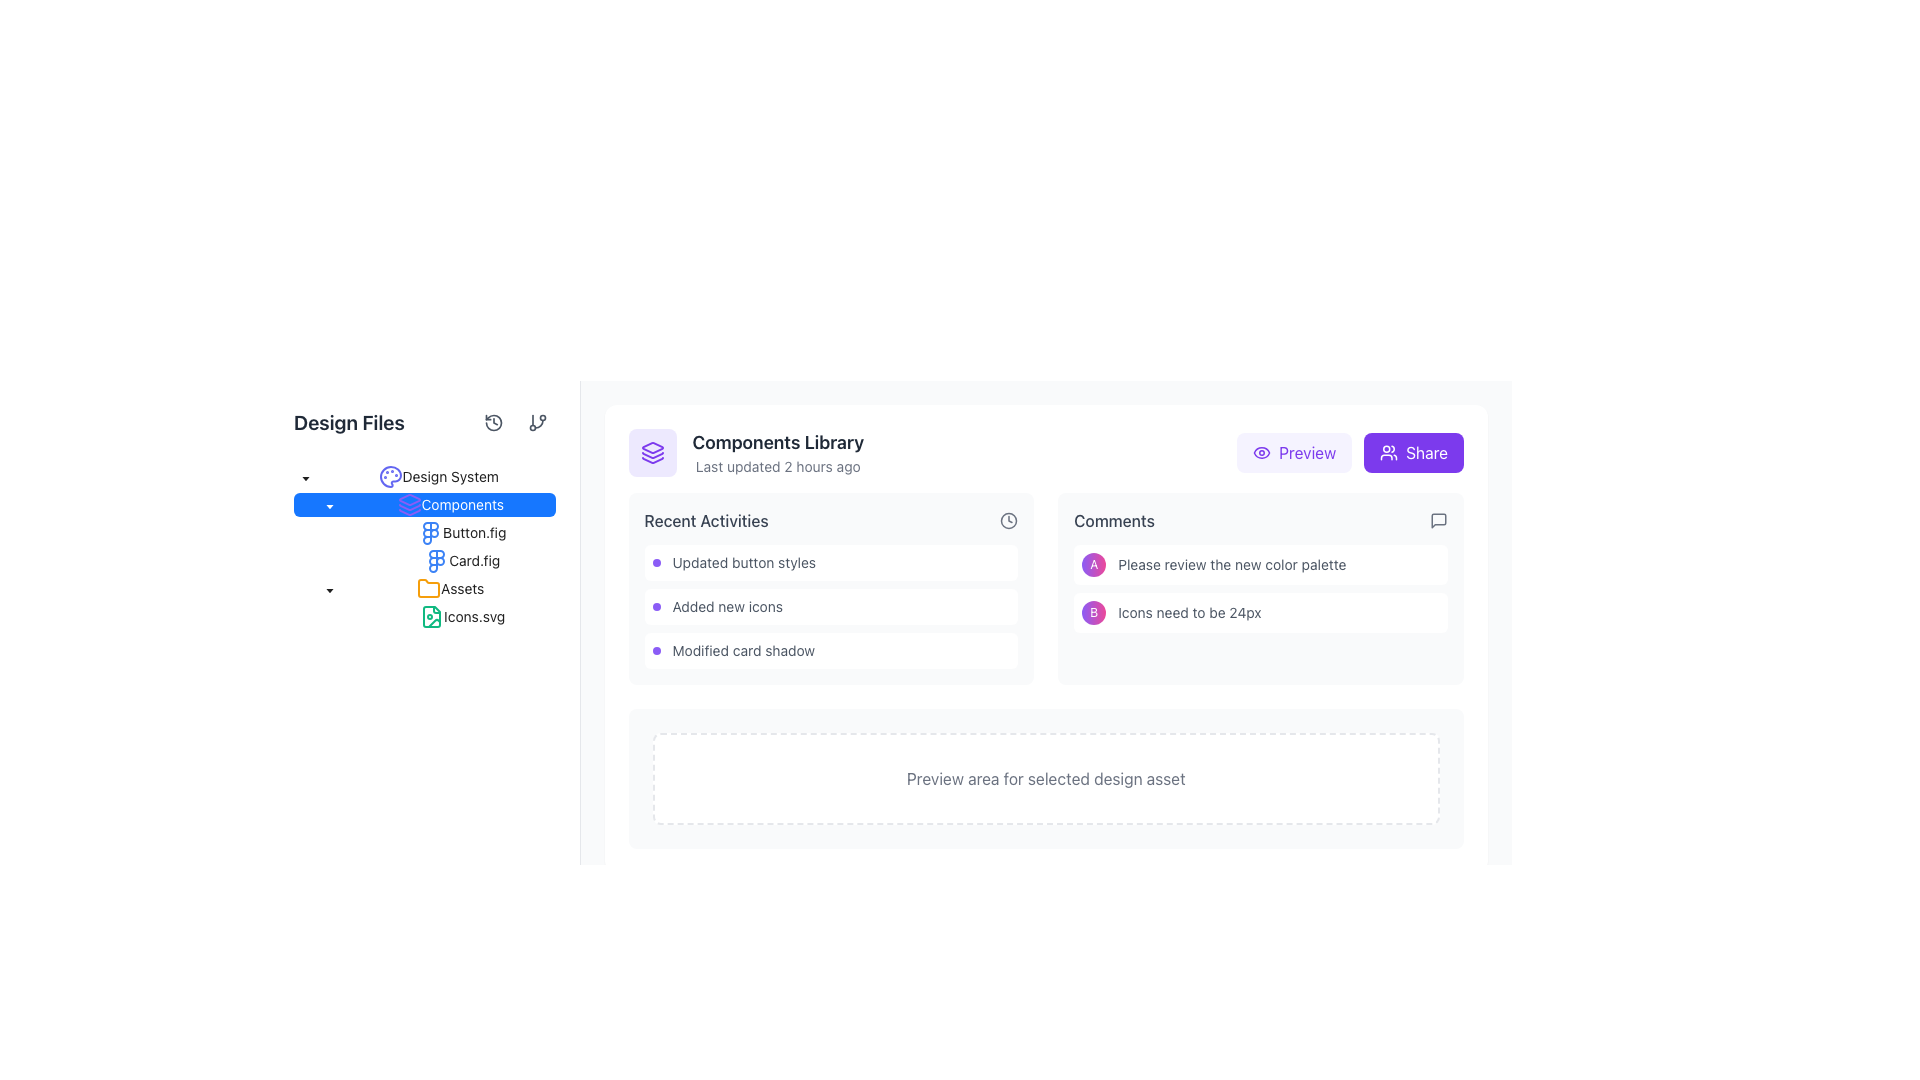 The height and width of the screenshot is (1080, 1920). Describe the element at coordinates (473, 615) in the screenshot. I see `the text label 'Icons.svg' within the file tree structure` at that location.